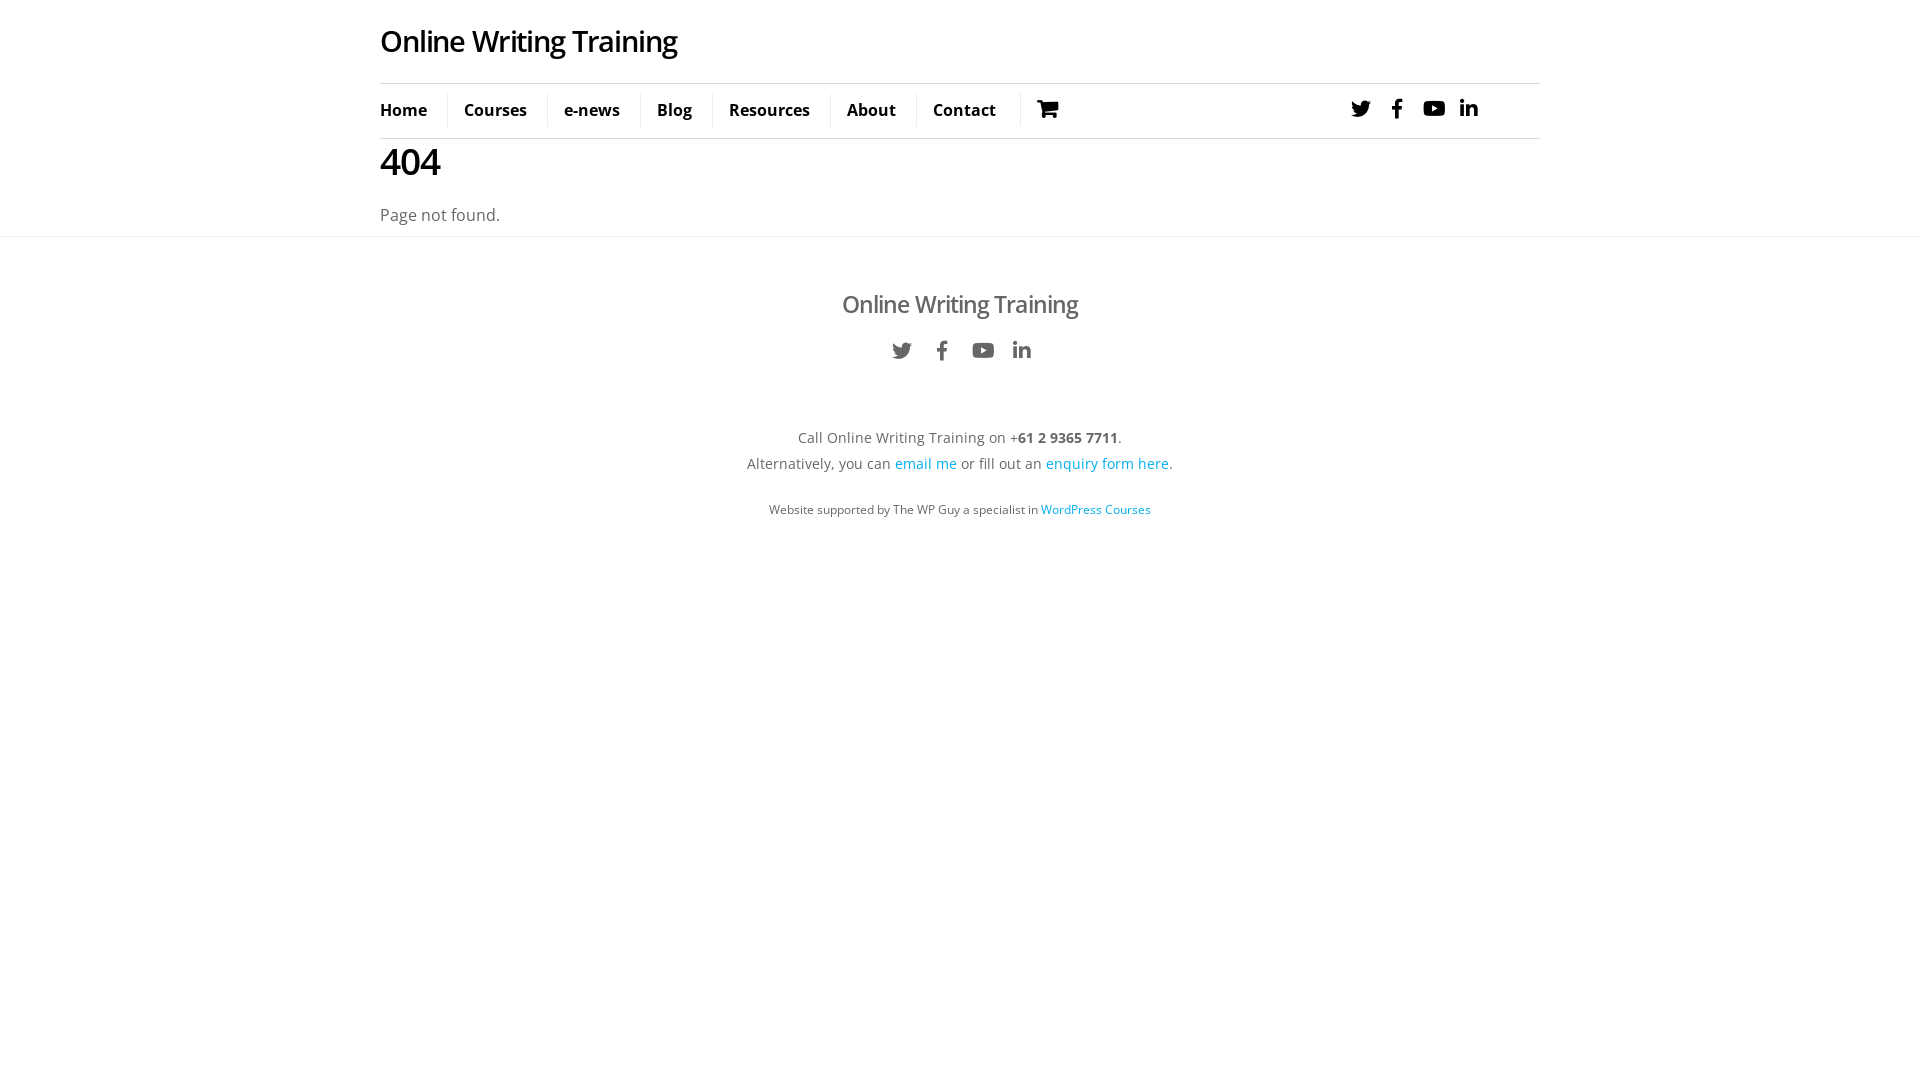 The height and width of the screenshot is (1080, 1920). What do you see at coordinates (590, 111) in the screenshot?
I see `'e-news'` at bounding box center [590, 111].